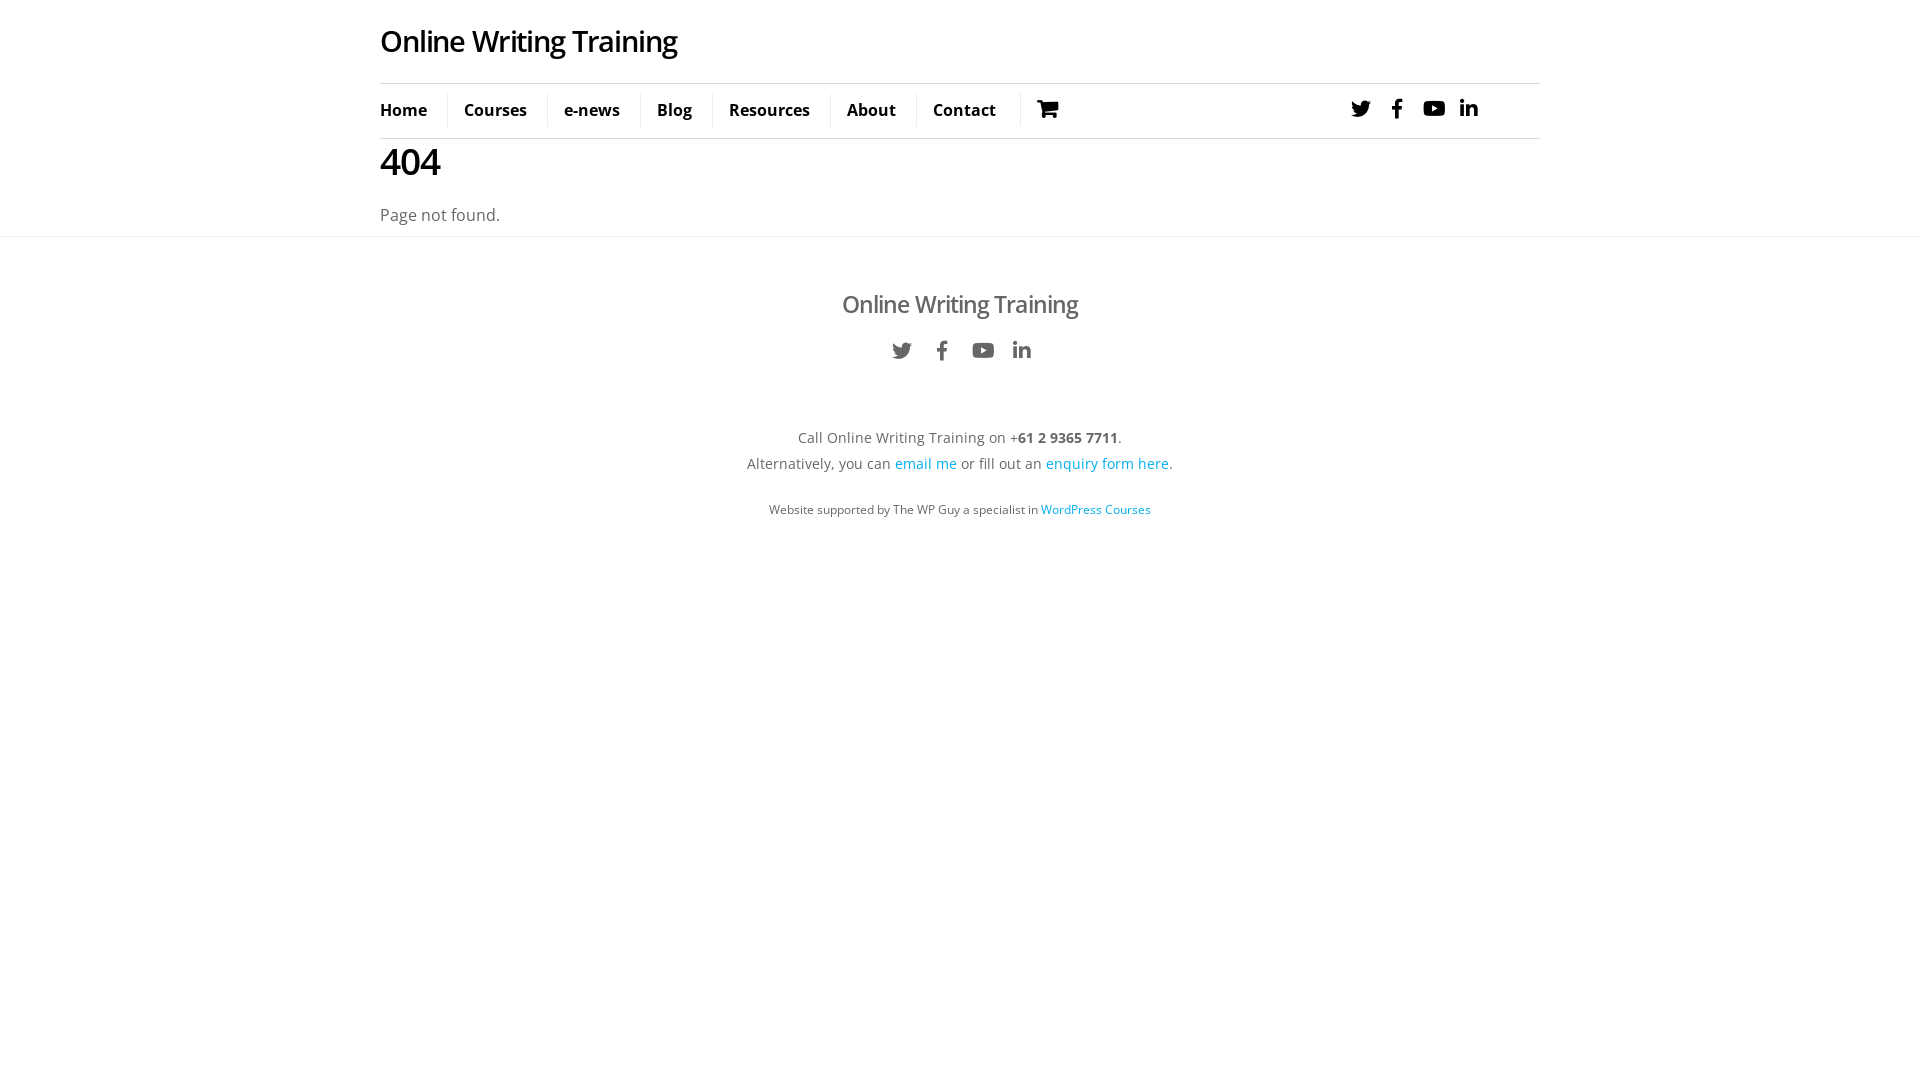 The height and width of the screenshot is (1080, 1920). What do you see at coordinates (590, 111) in the screenshot?
I see `'e-news'` at bounding box center [590, 111].